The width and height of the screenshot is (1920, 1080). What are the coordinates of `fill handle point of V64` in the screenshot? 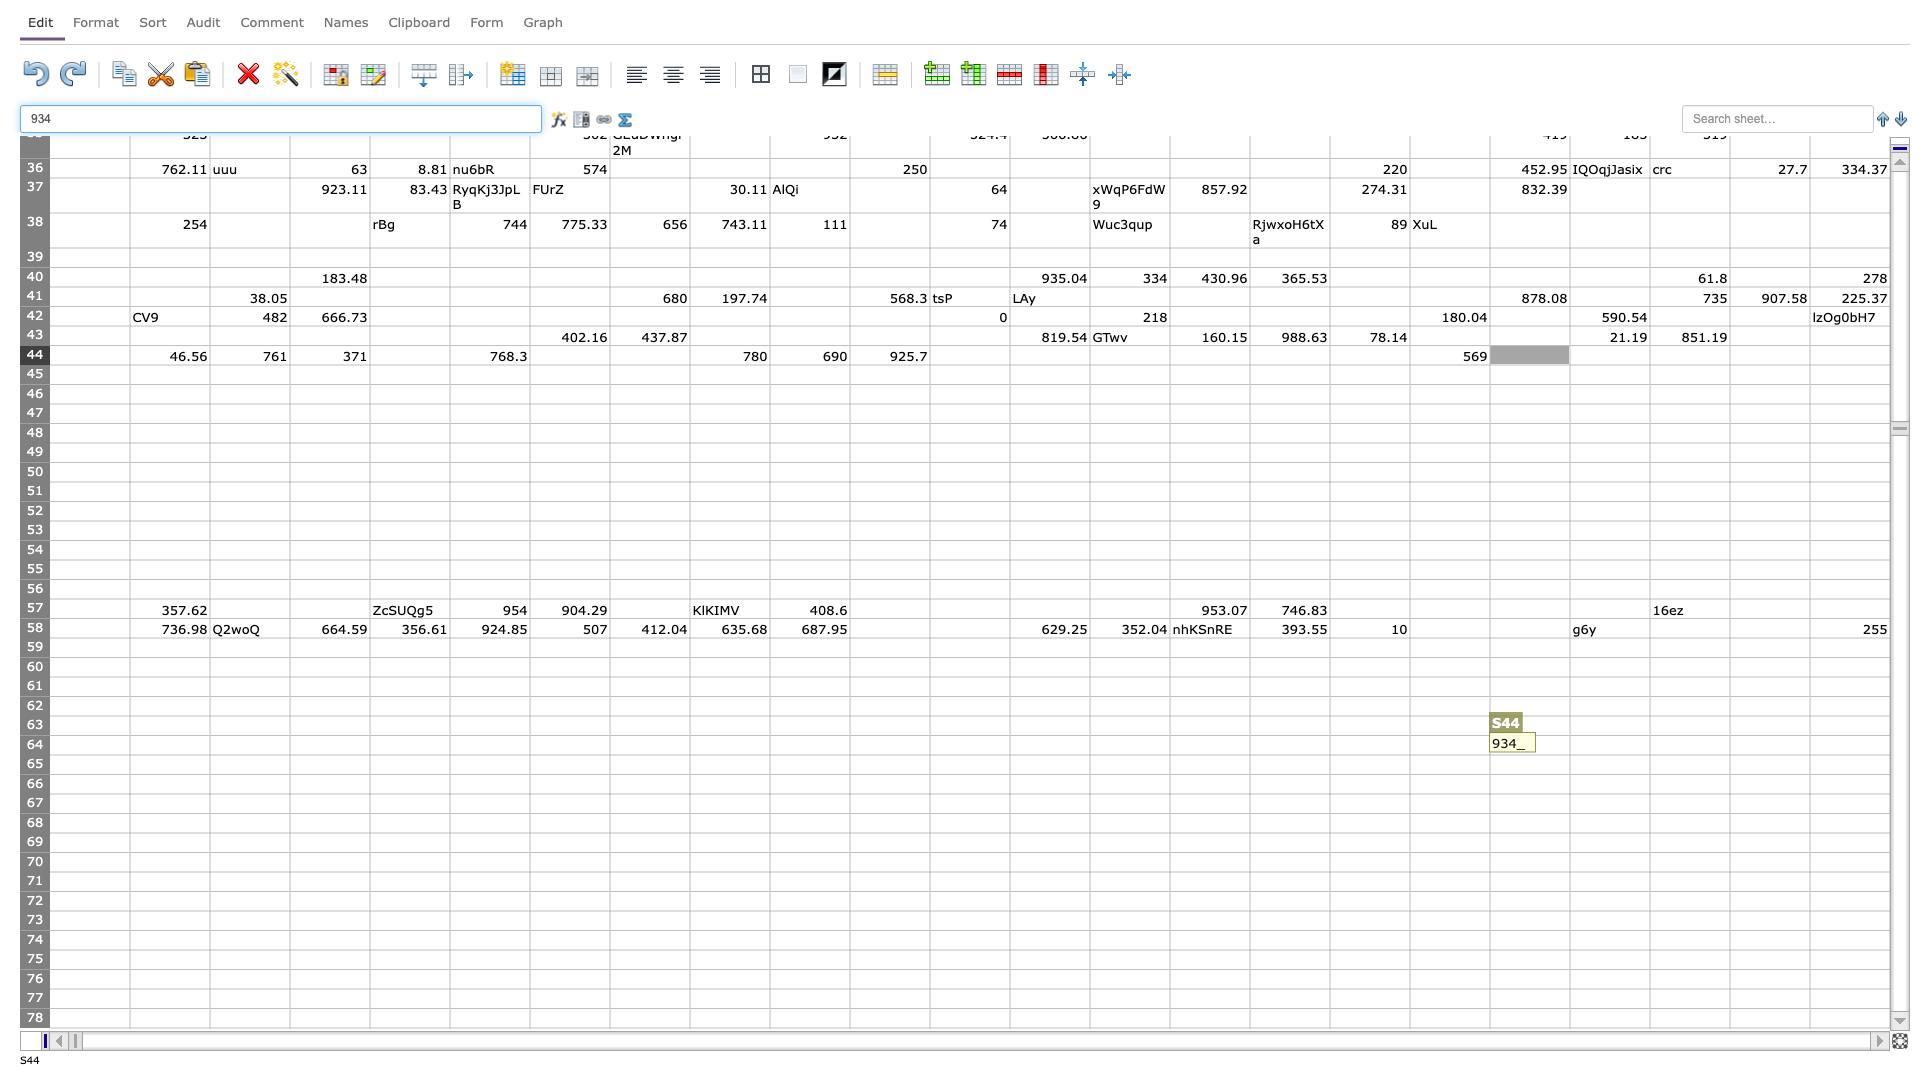 It's located at (1809, 755).